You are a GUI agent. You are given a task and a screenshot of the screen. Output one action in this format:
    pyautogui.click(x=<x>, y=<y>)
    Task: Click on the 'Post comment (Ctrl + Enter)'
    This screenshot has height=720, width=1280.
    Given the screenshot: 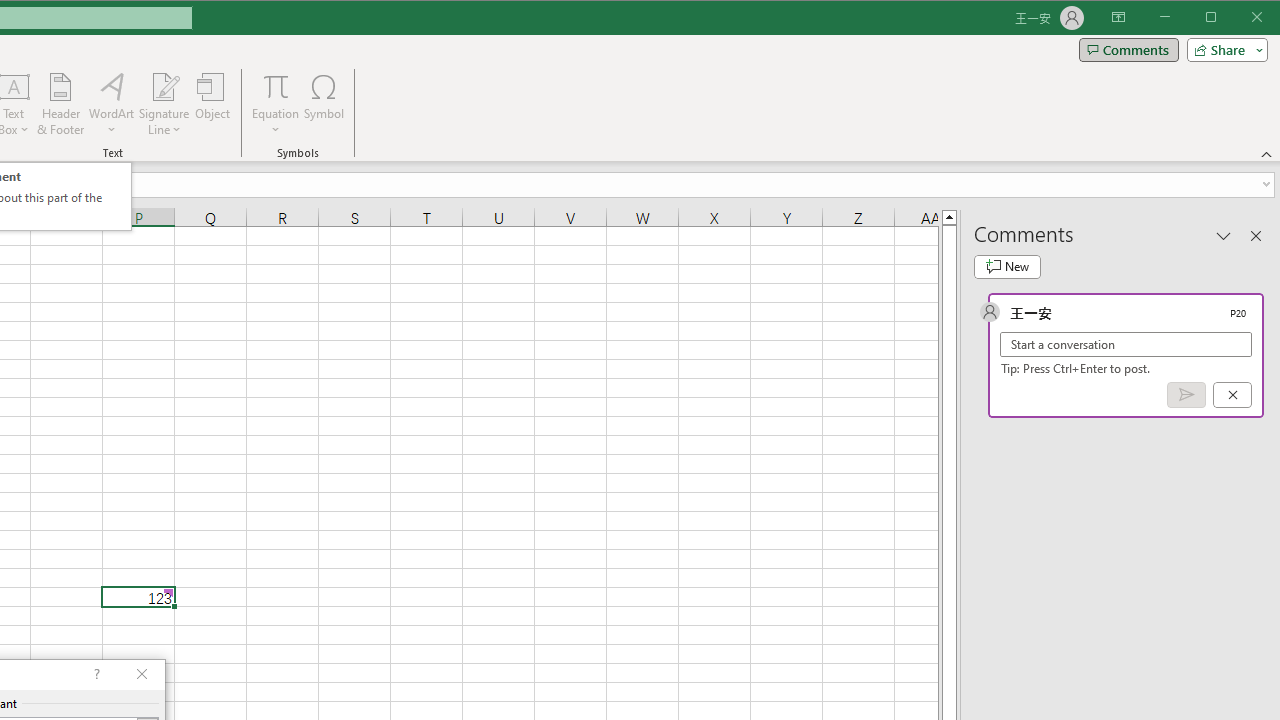 What is the action you would take?
    pyautogui.click(x=1186, y=395)
    